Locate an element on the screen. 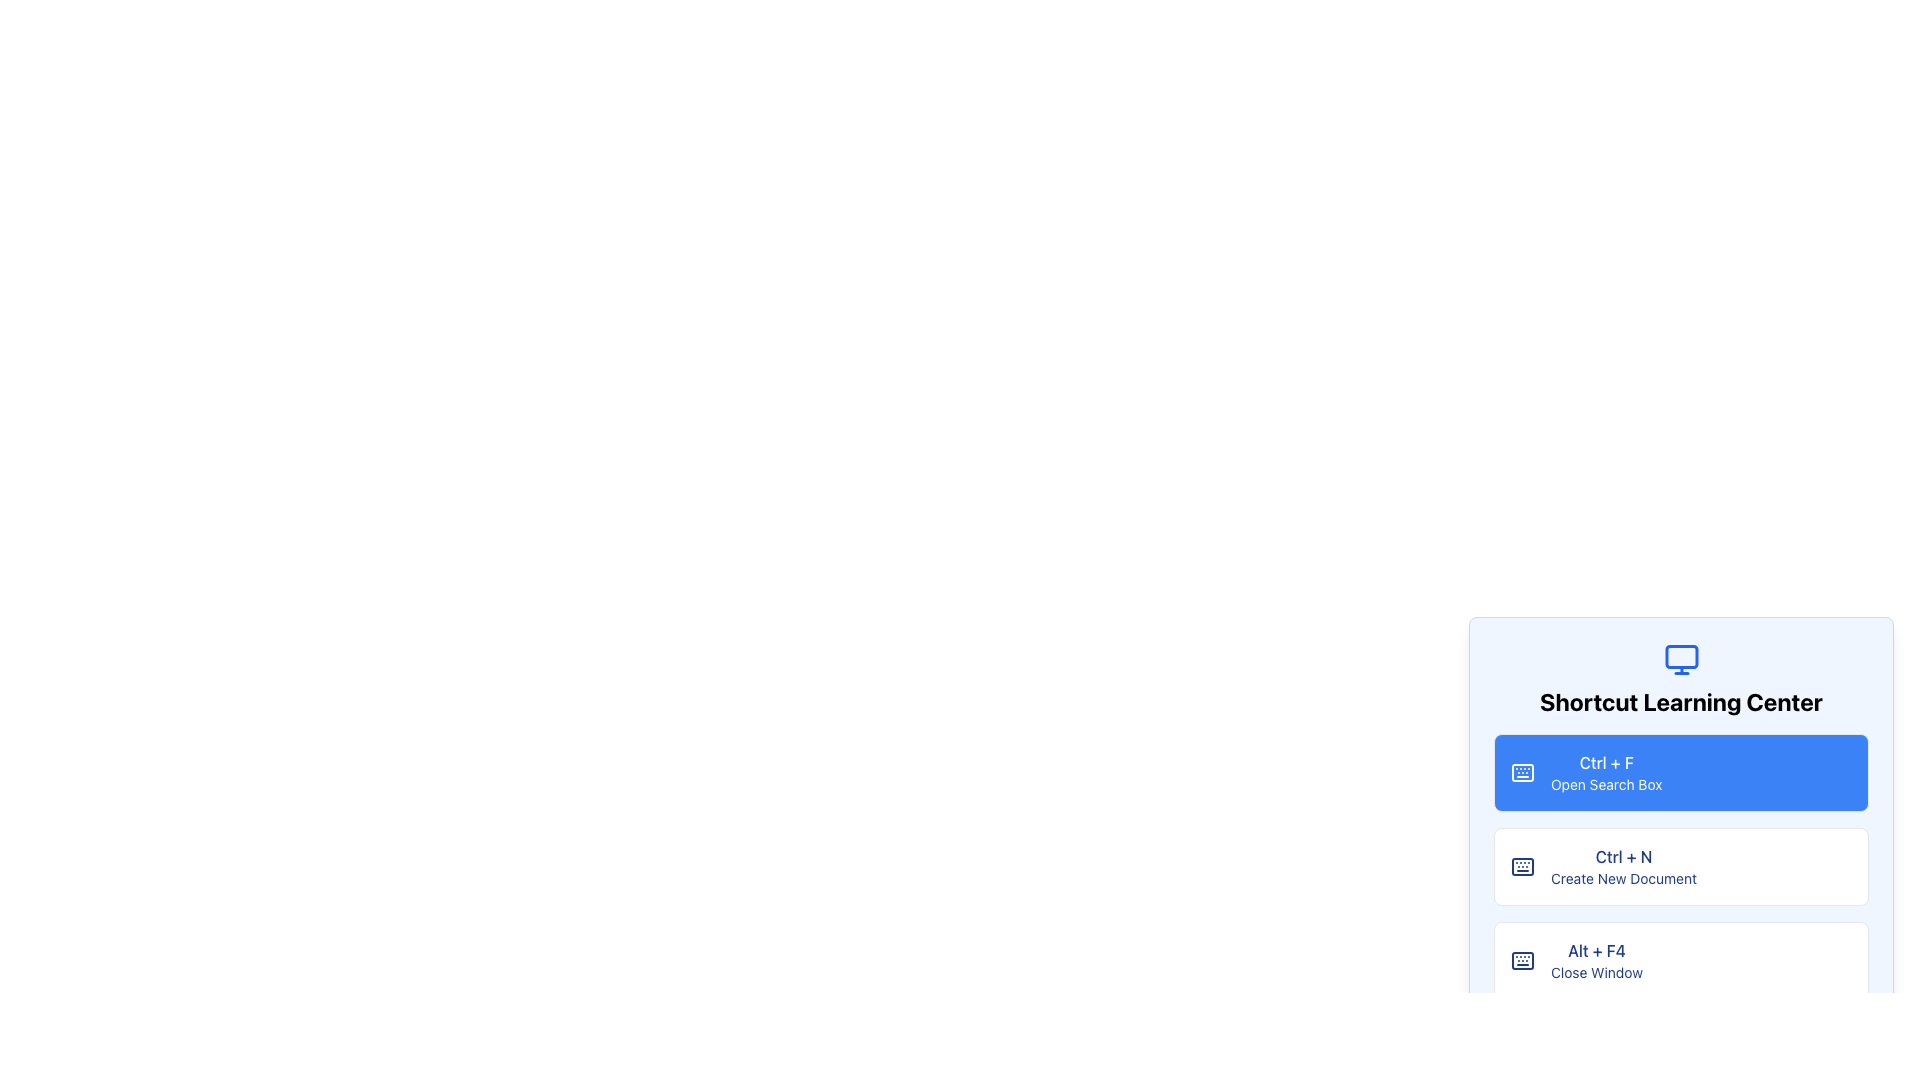  the design of the keyboard shortcut icon representing 'Alt + F4 Close Window' located in the Shortcut Learning Center section is located at coordinates (1521, 959).